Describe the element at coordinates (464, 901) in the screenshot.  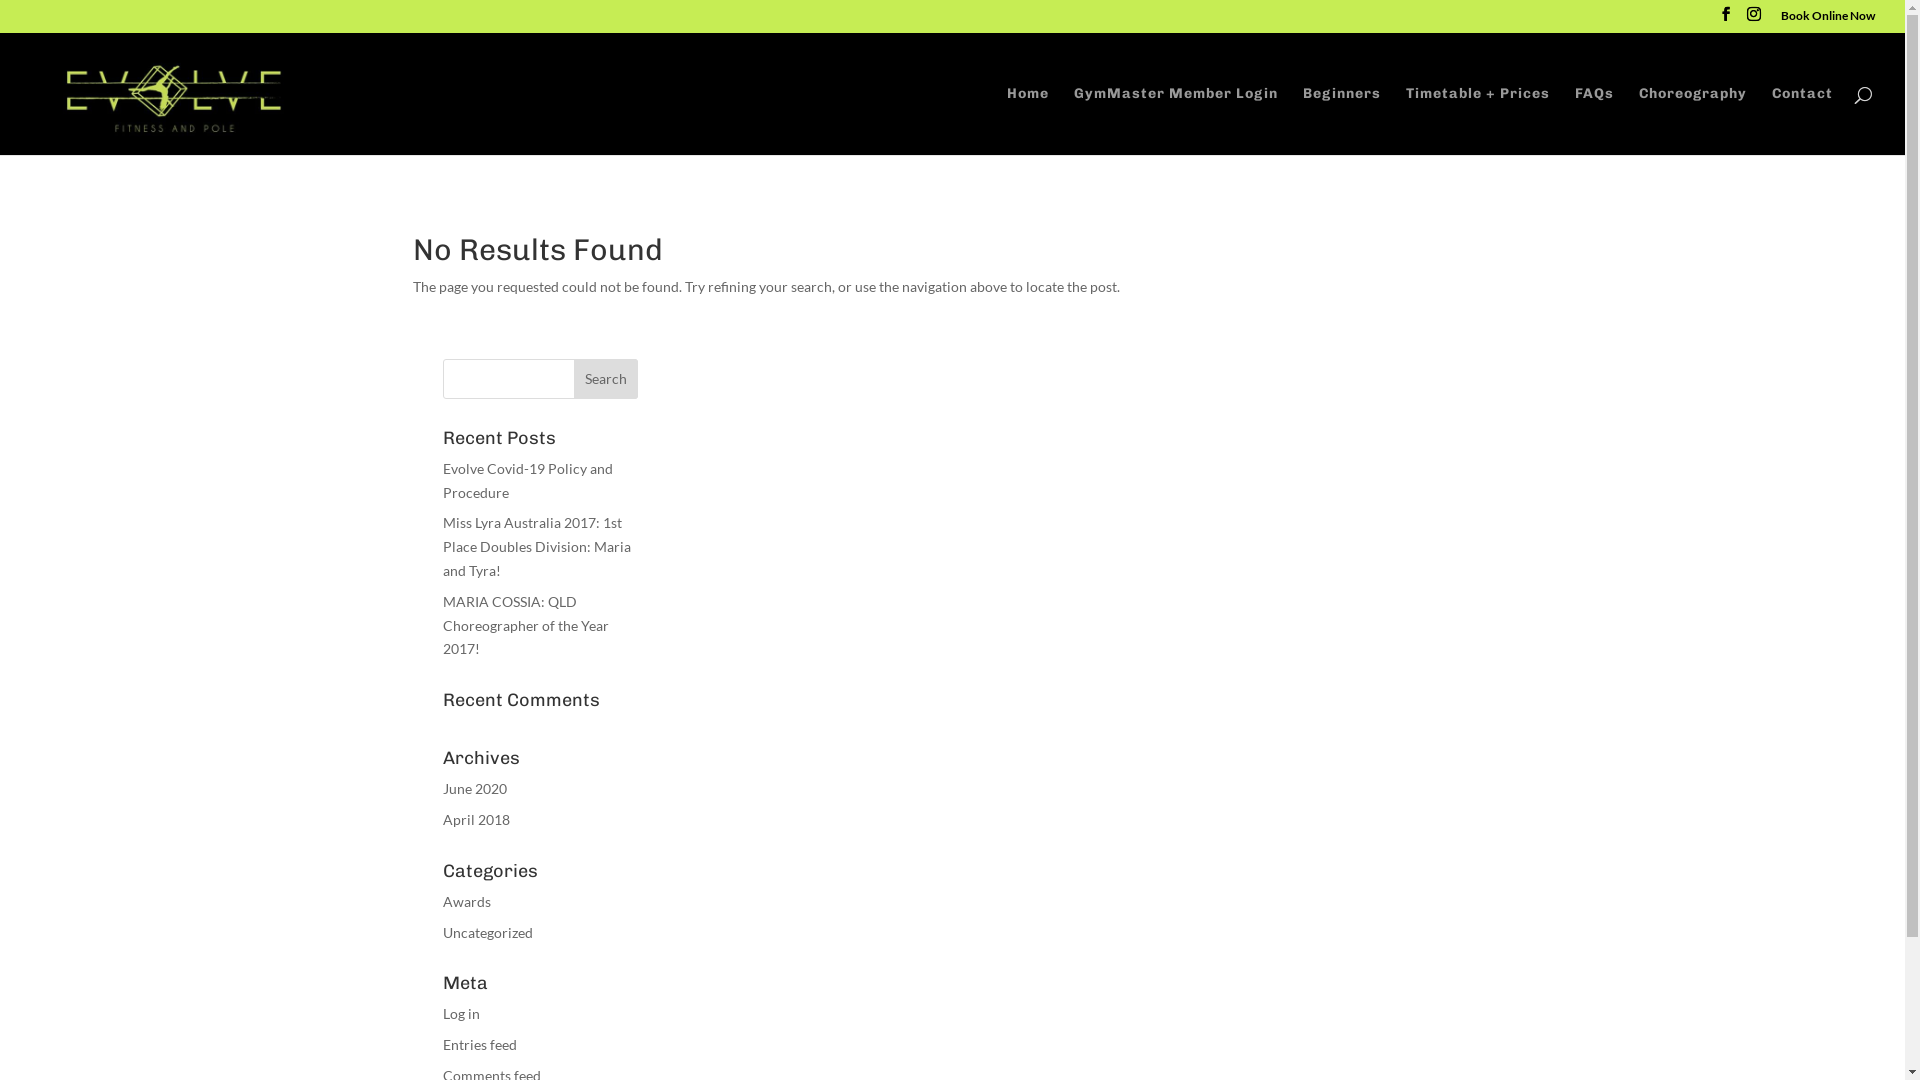
I see `'Awards'` at that location.